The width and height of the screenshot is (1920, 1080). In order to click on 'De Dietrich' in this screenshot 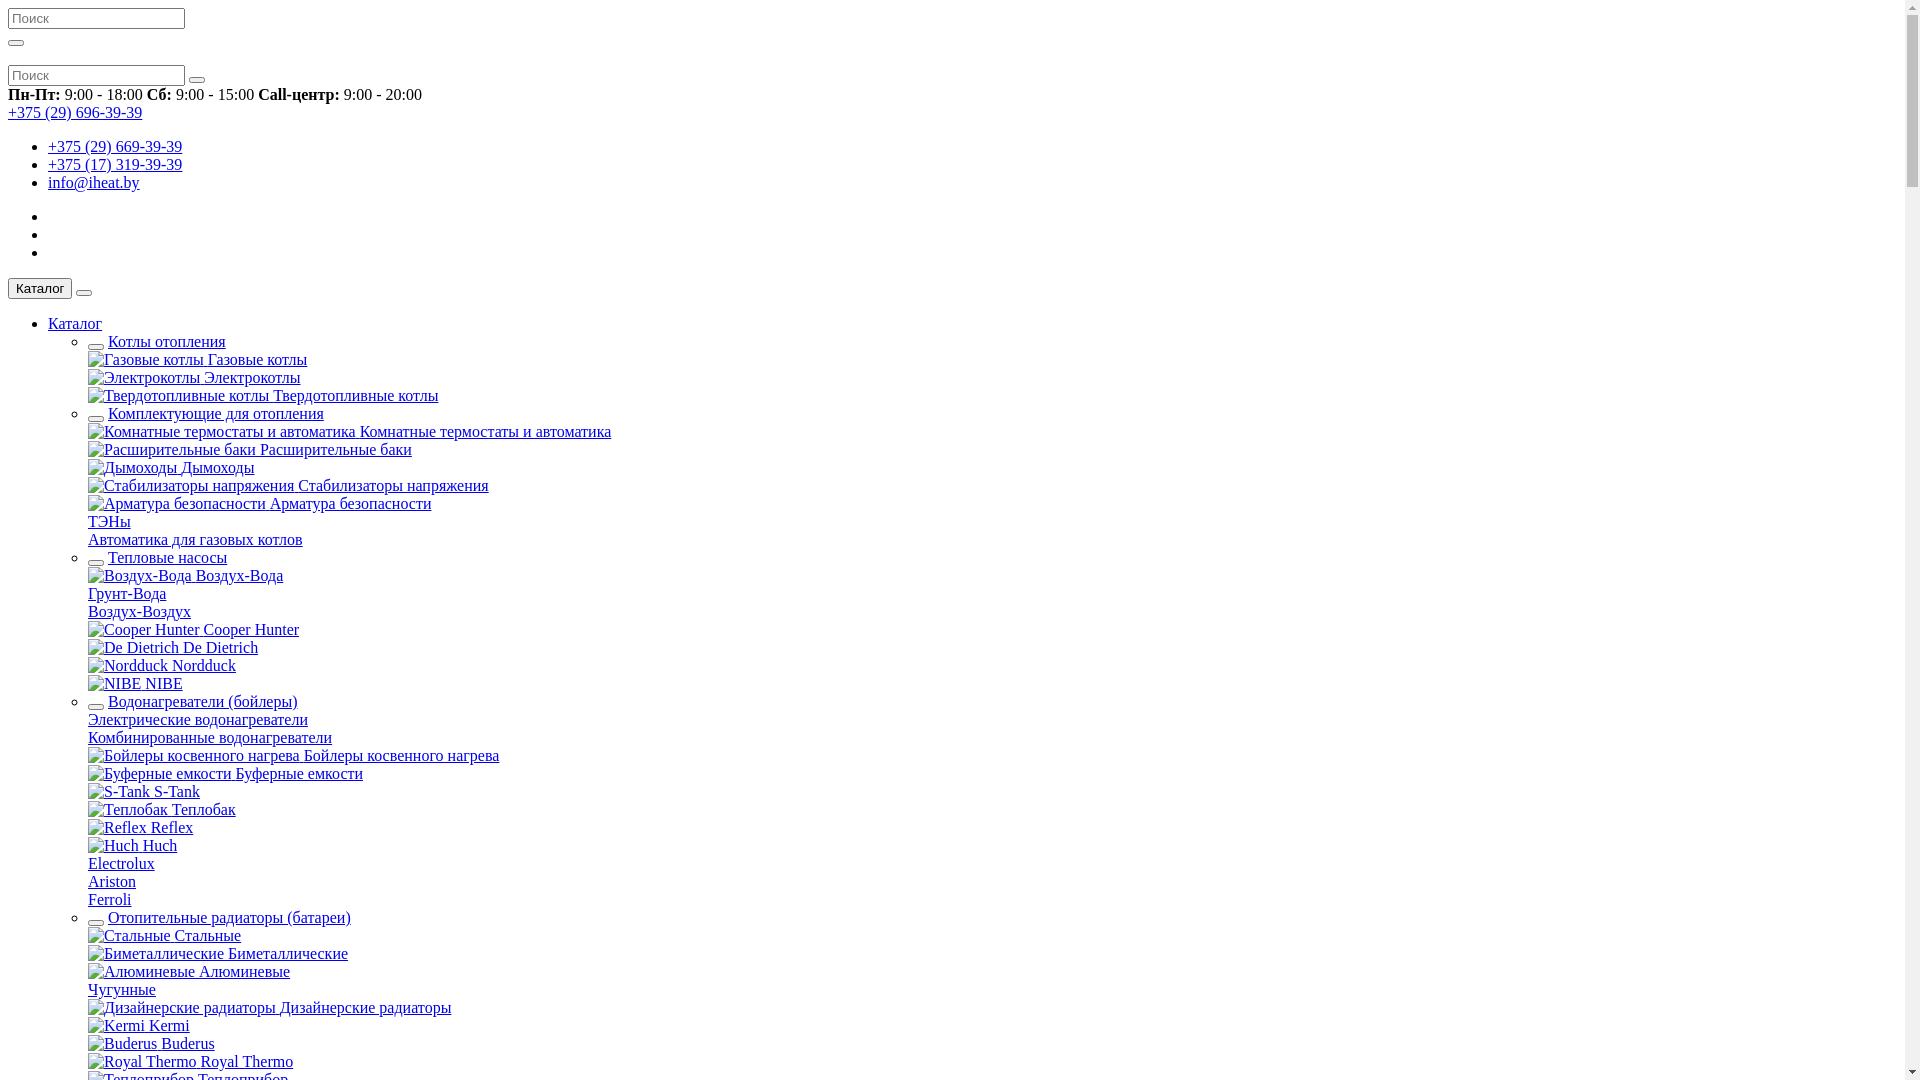, I will do `click(86, 647)`.